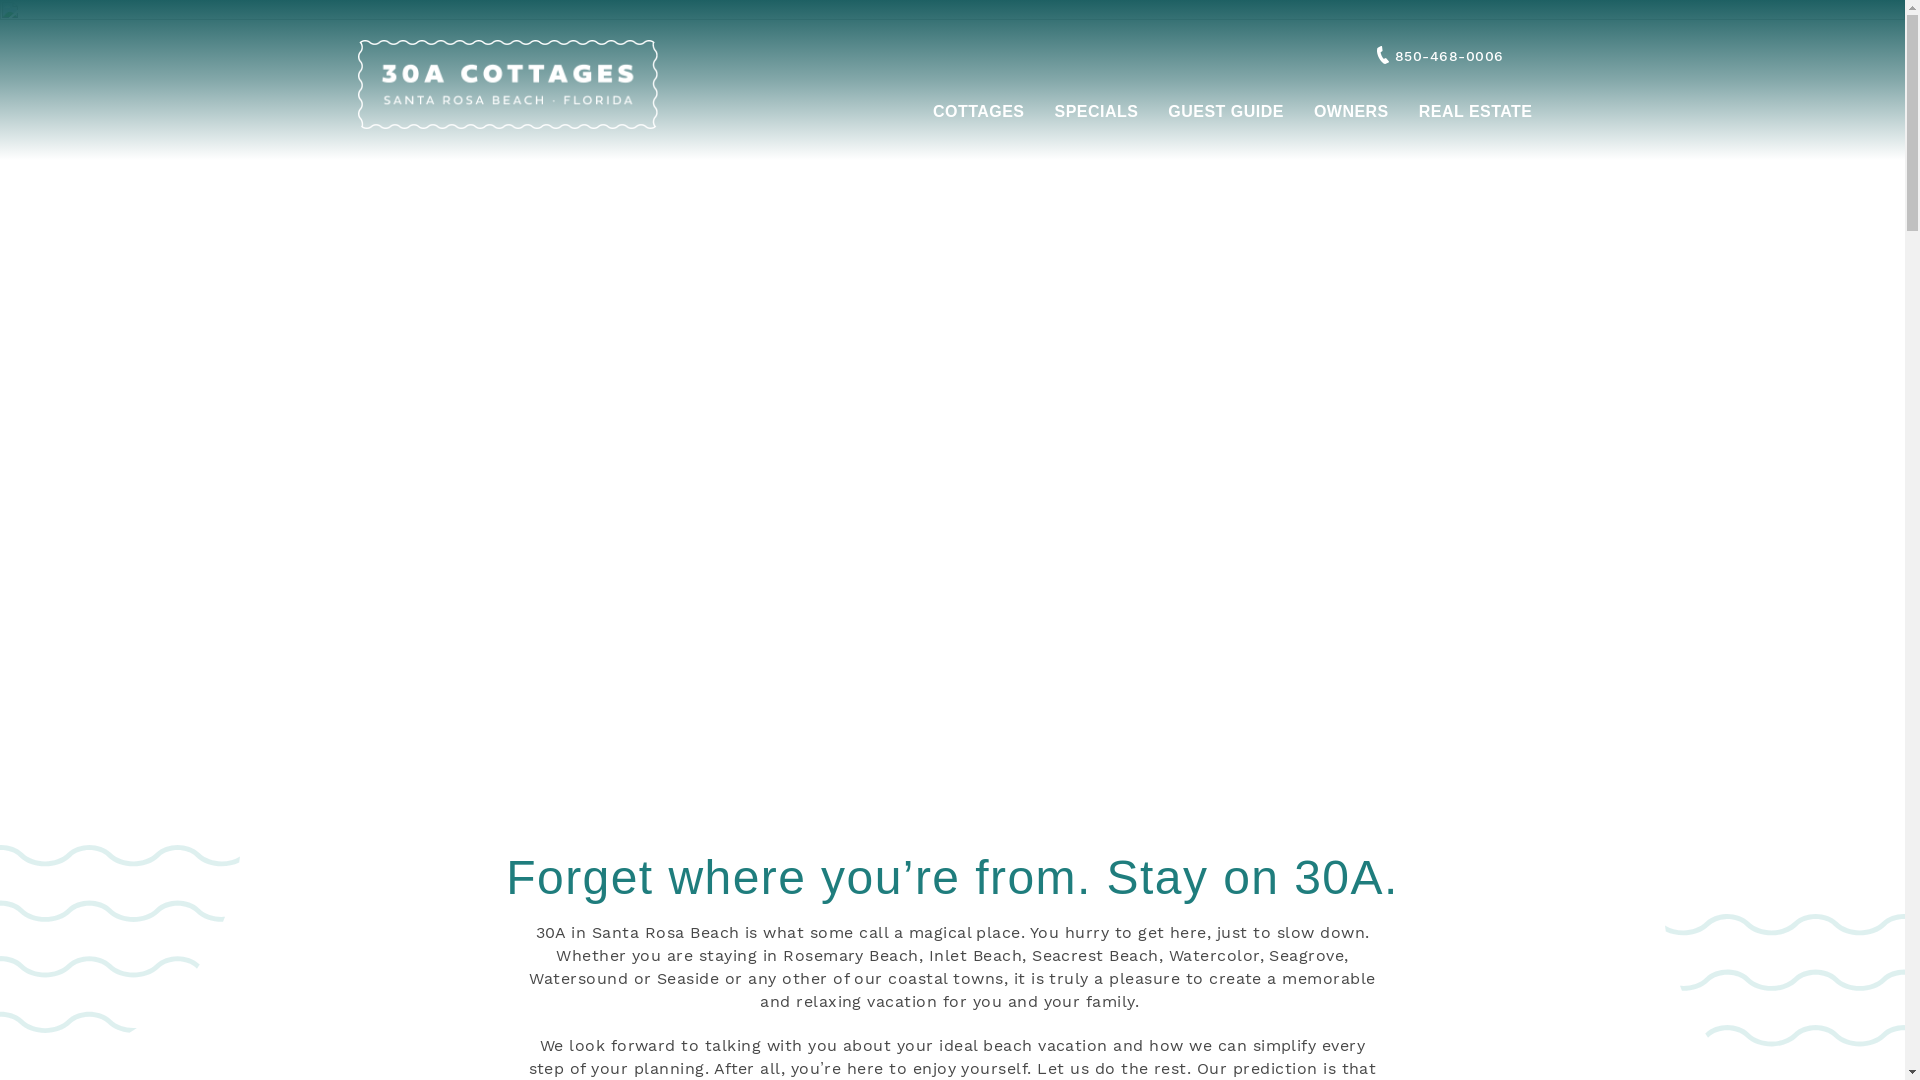 The width and height of the screenshot is (1920, 1080). Describe the element at coordinates (1434, 55) in the screenshot. I see `'850-468-0006'` at that location.